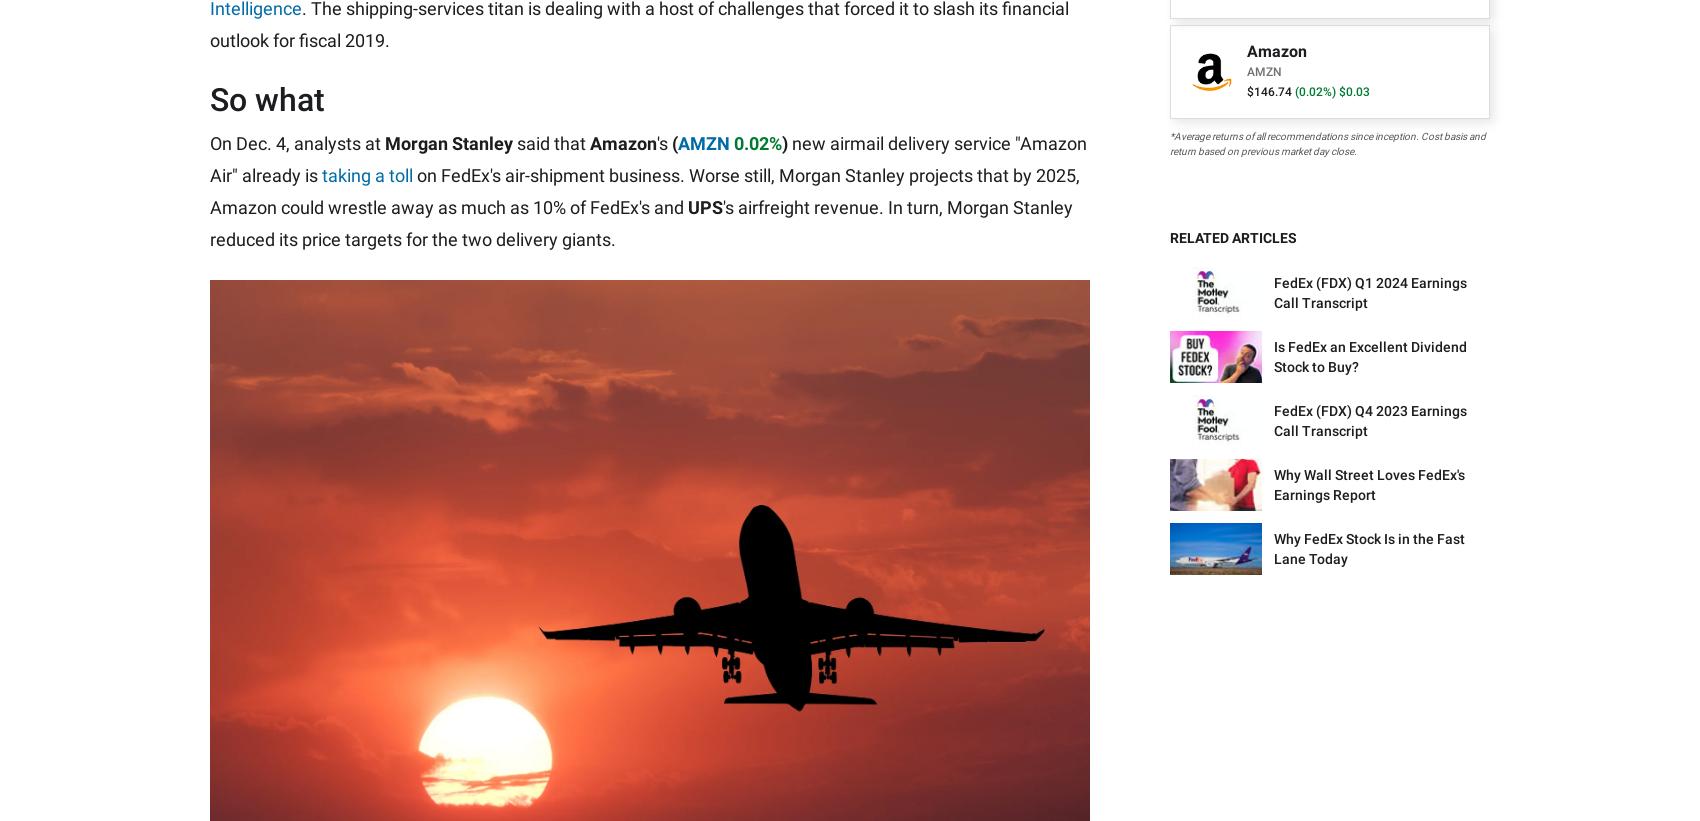 The image size is (1700, 821). Describe the element at coordinates (1364, 237) in the screenshot. I see `'Our Affiliates'` at that location.